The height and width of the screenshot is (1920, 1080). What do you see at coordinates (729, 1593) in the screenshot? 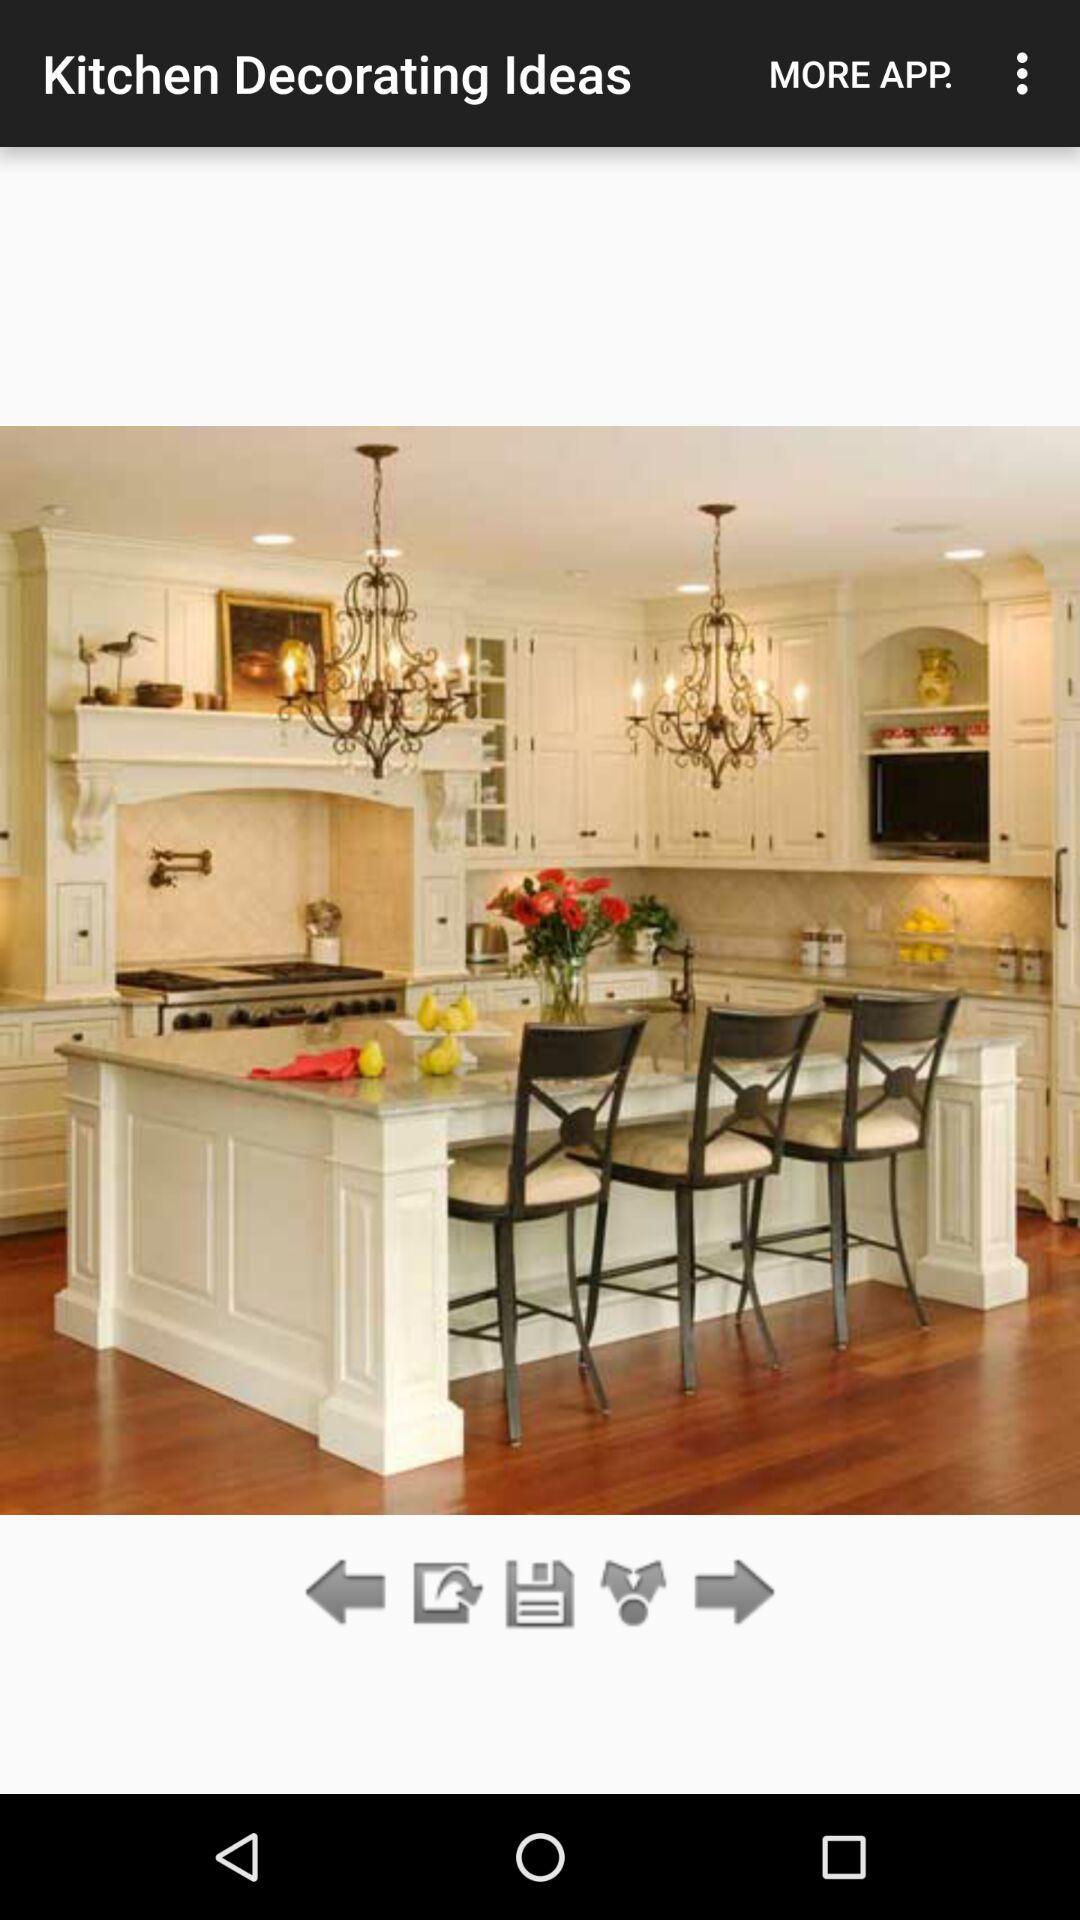
I see `the arrow_forward icon` at bounding box center [729, 1593].